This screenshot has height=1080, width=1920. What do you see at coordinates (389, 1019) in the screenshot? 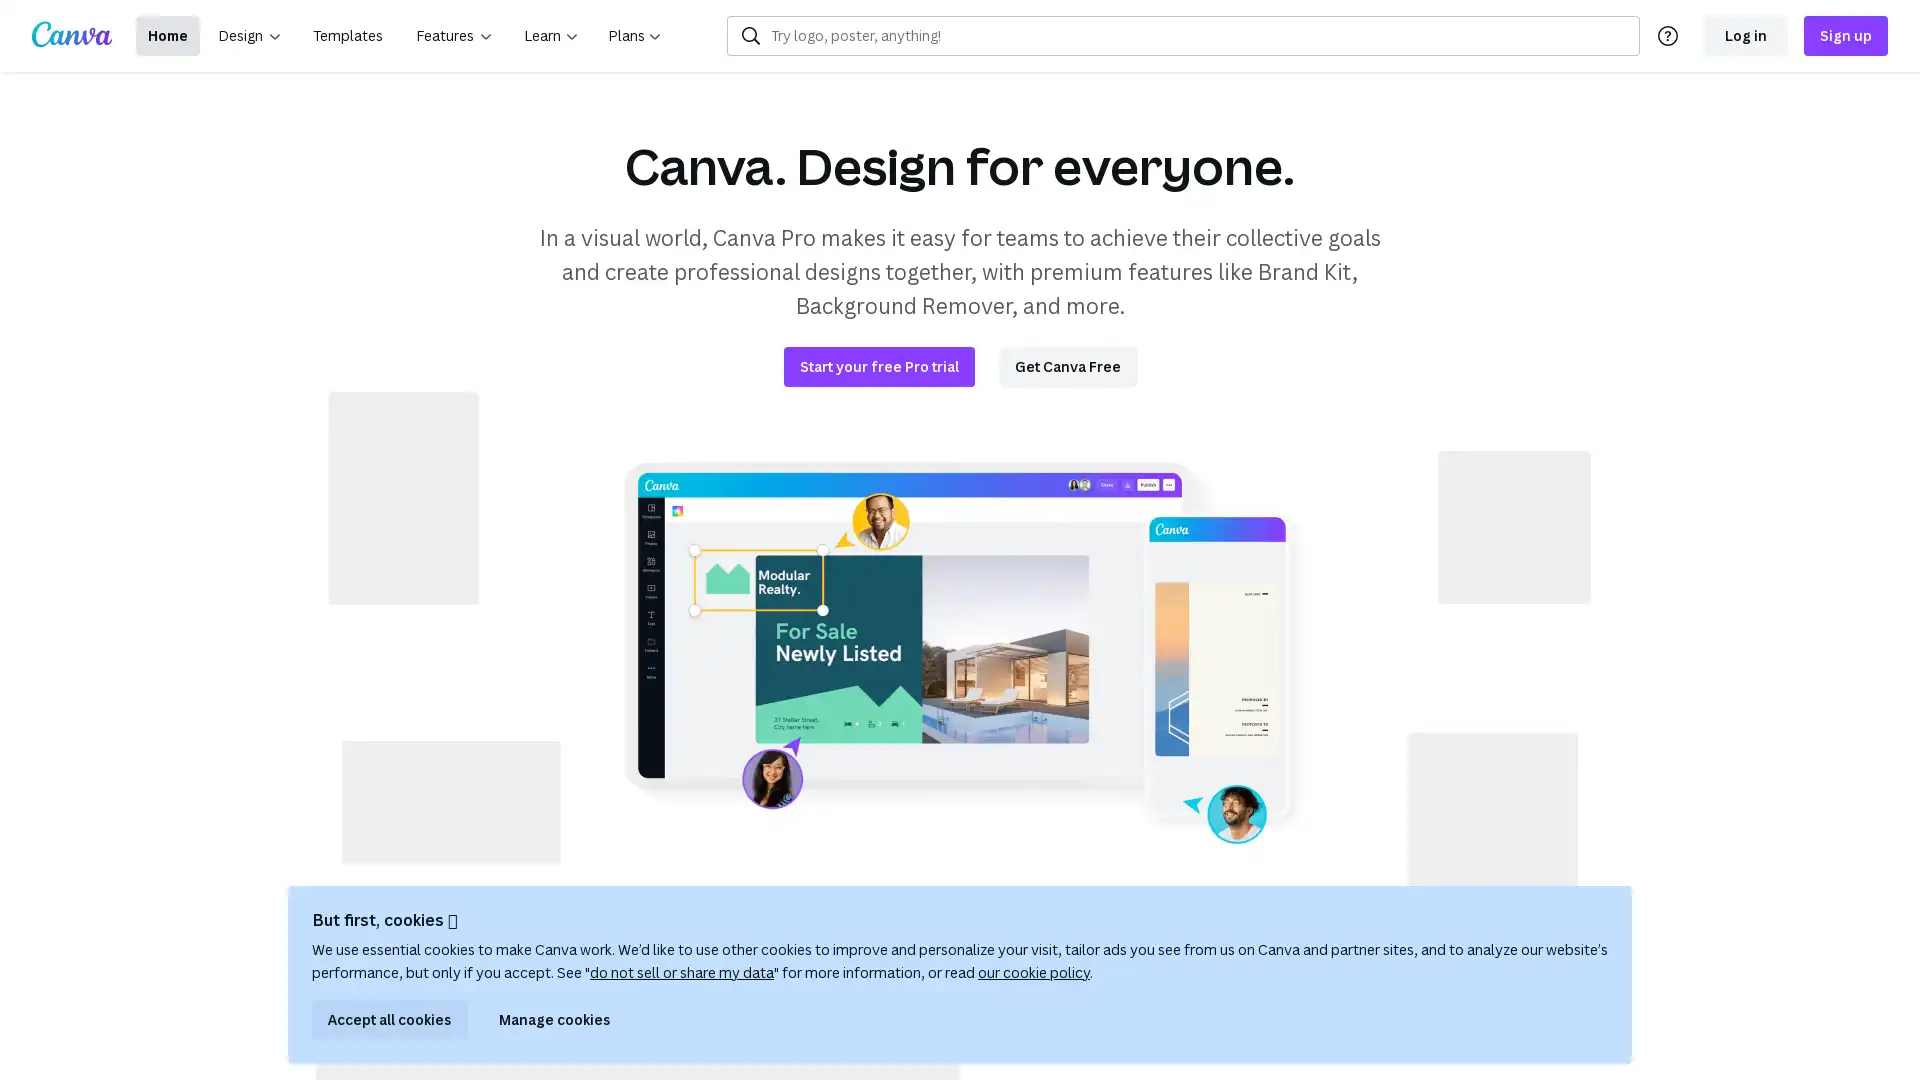
I see `Accept all cookies` at bounding box center [389, 1019].